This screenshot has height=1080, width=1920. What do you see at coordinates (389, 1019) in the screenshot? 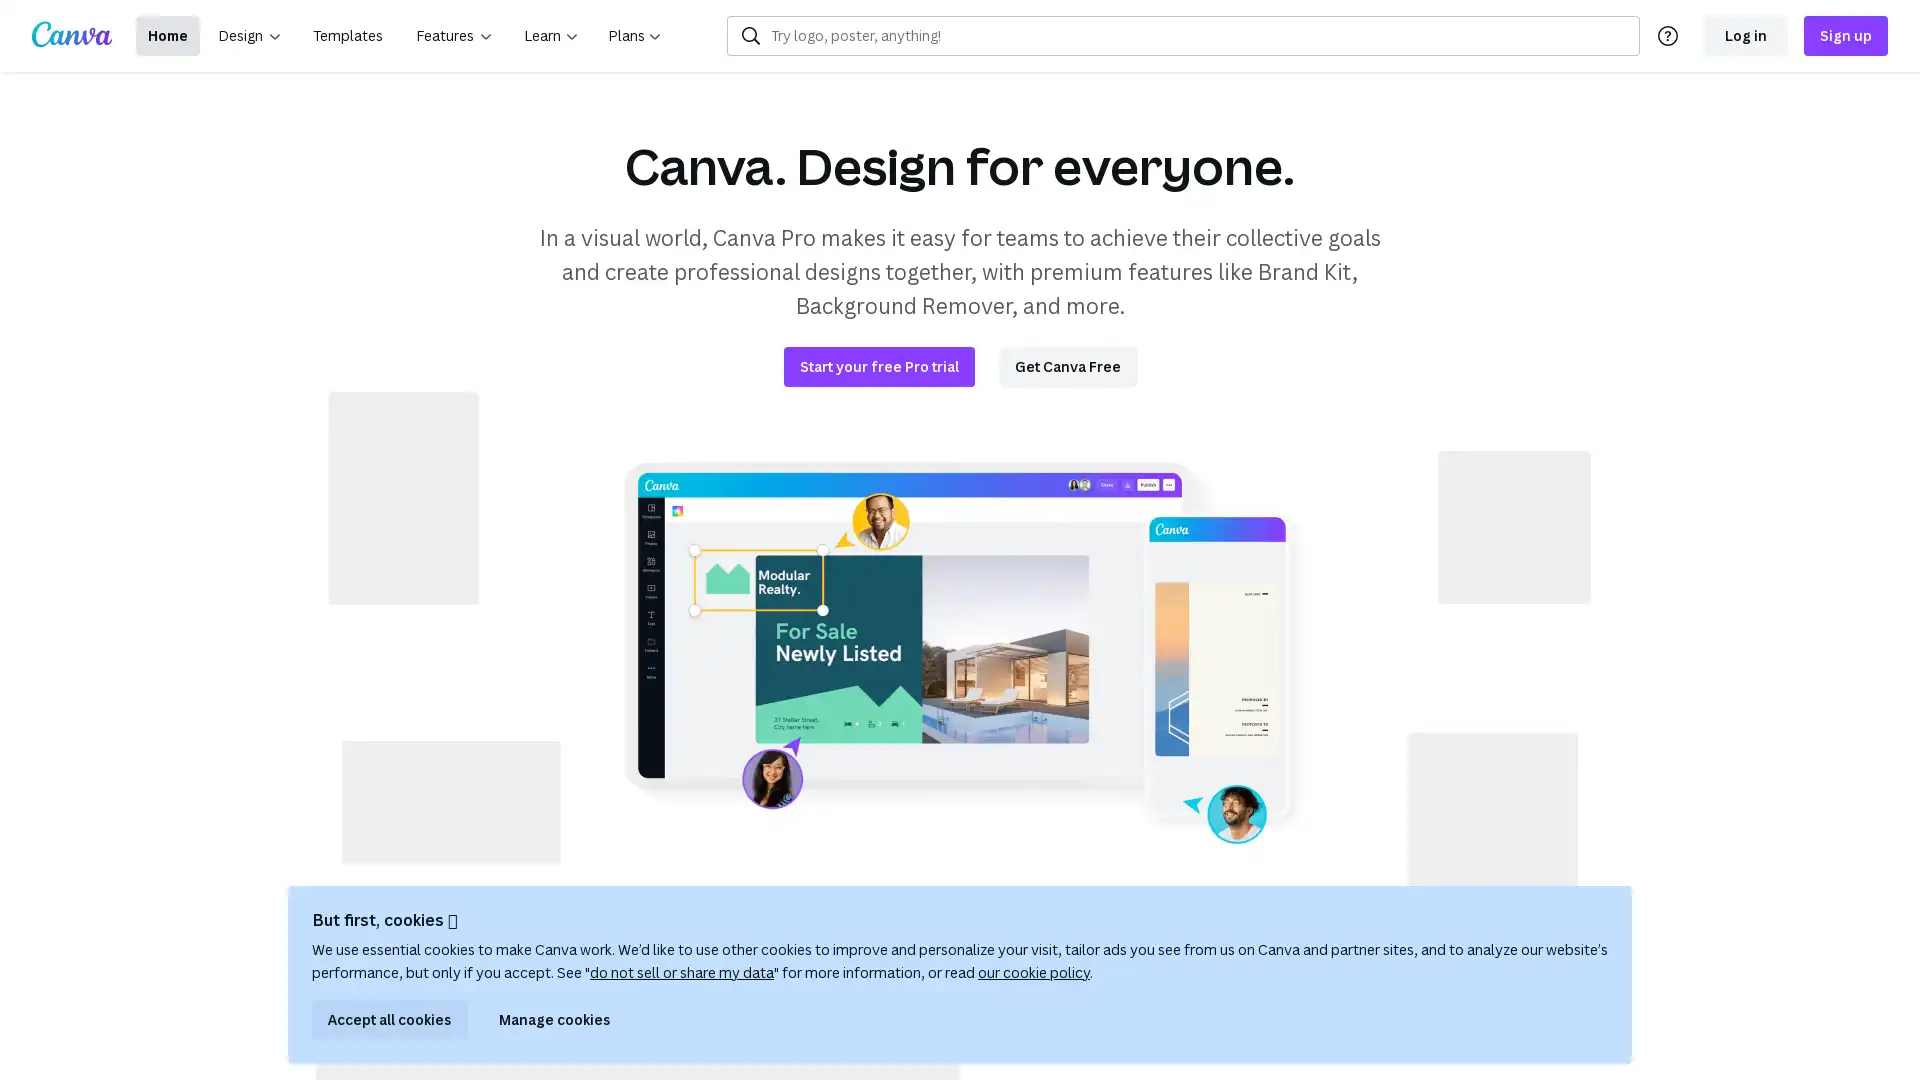
I see `Accept all cookies` at bounding box center [389, 1019].